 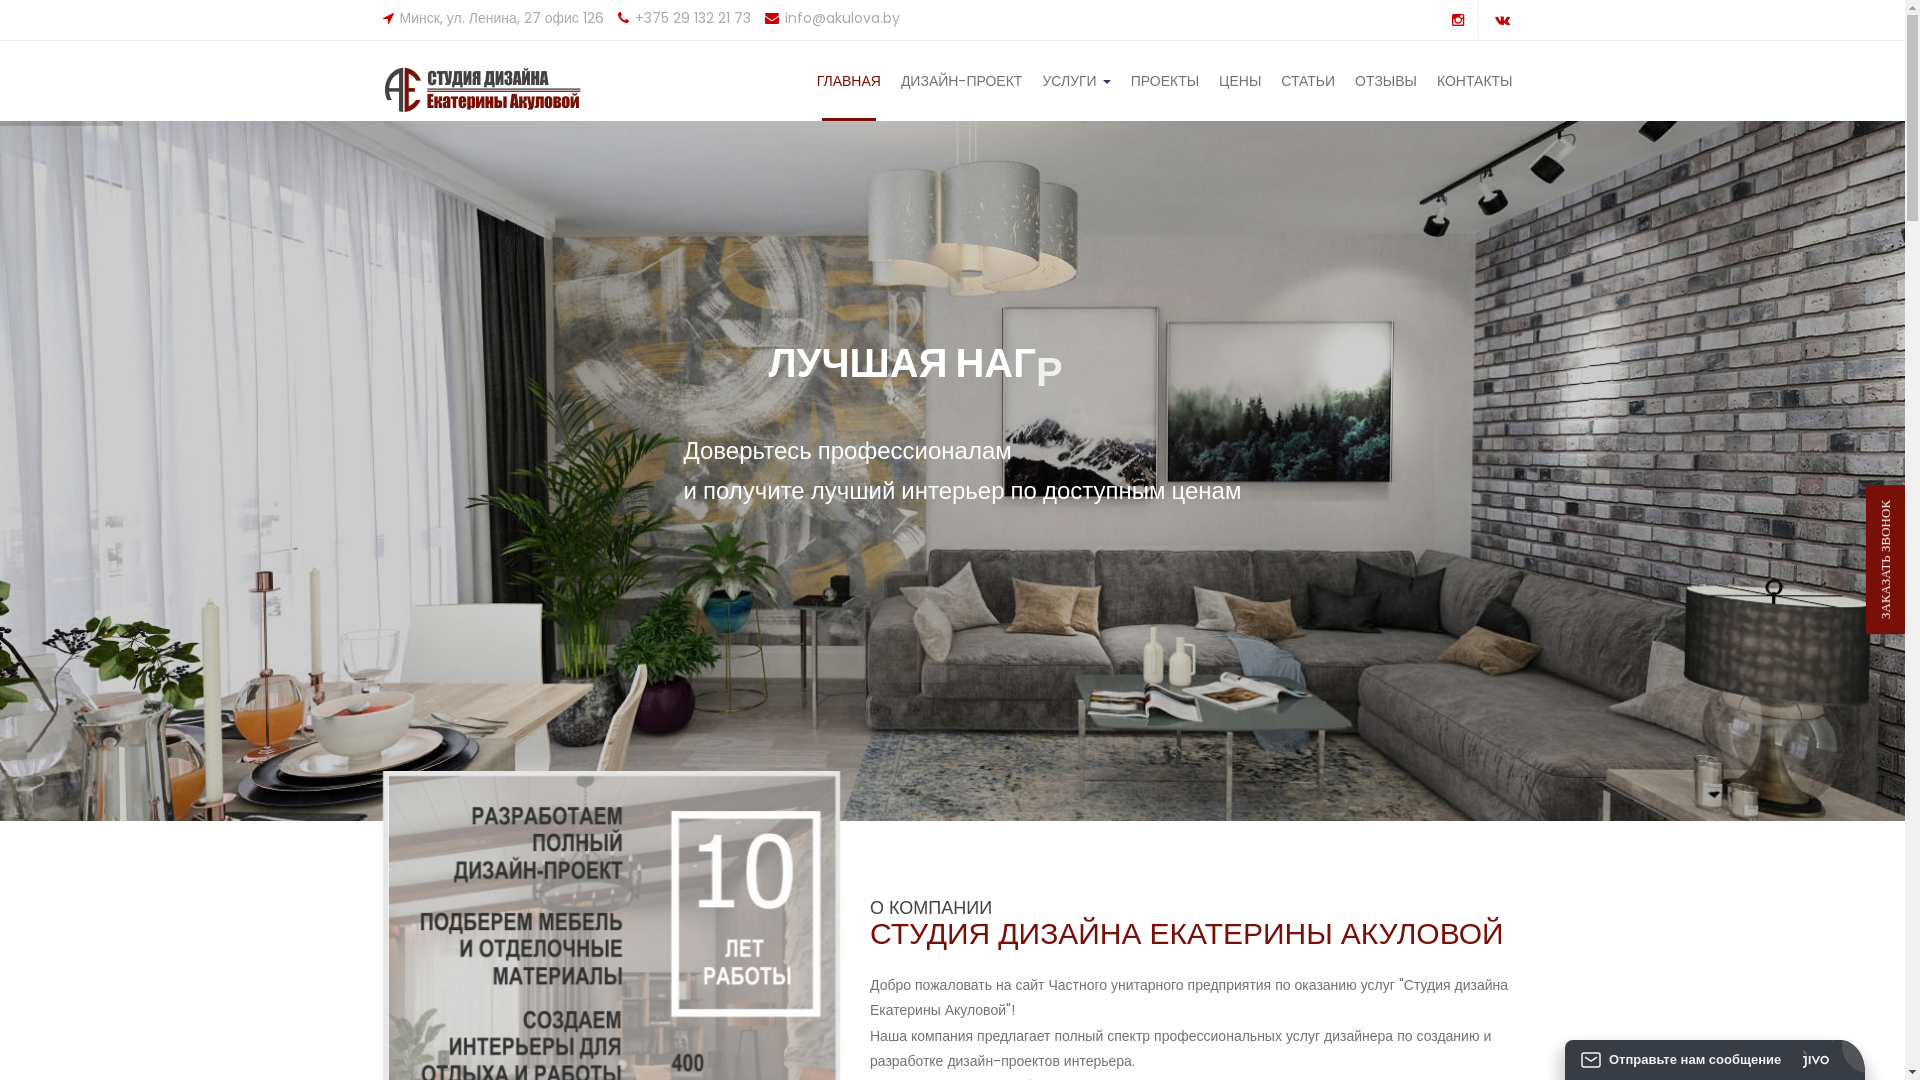 What do you see at coordinates (492, 88) in the screenshot?
I see `'akulova.by'` at bounding box center [492, 88].